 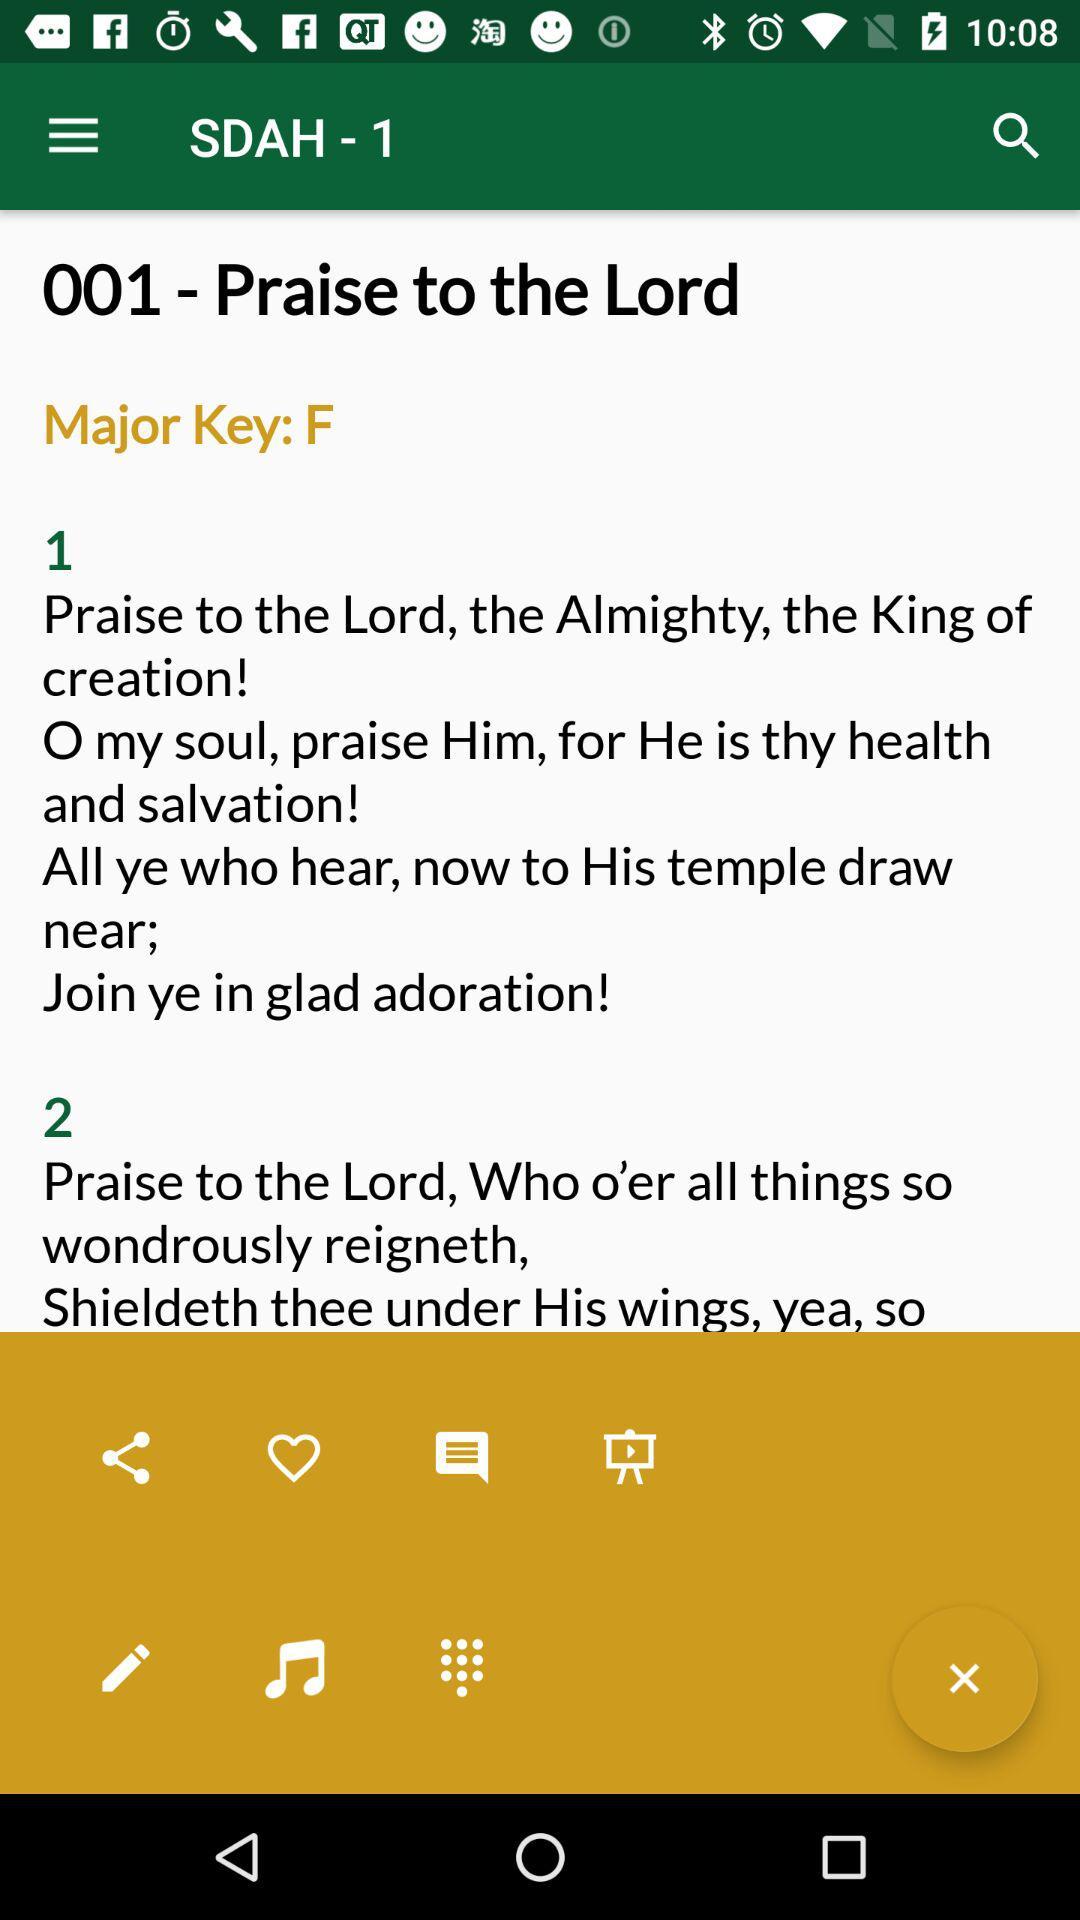 I want to click on icon to the left of sdah - 1 item, so click(x=72, y=135).